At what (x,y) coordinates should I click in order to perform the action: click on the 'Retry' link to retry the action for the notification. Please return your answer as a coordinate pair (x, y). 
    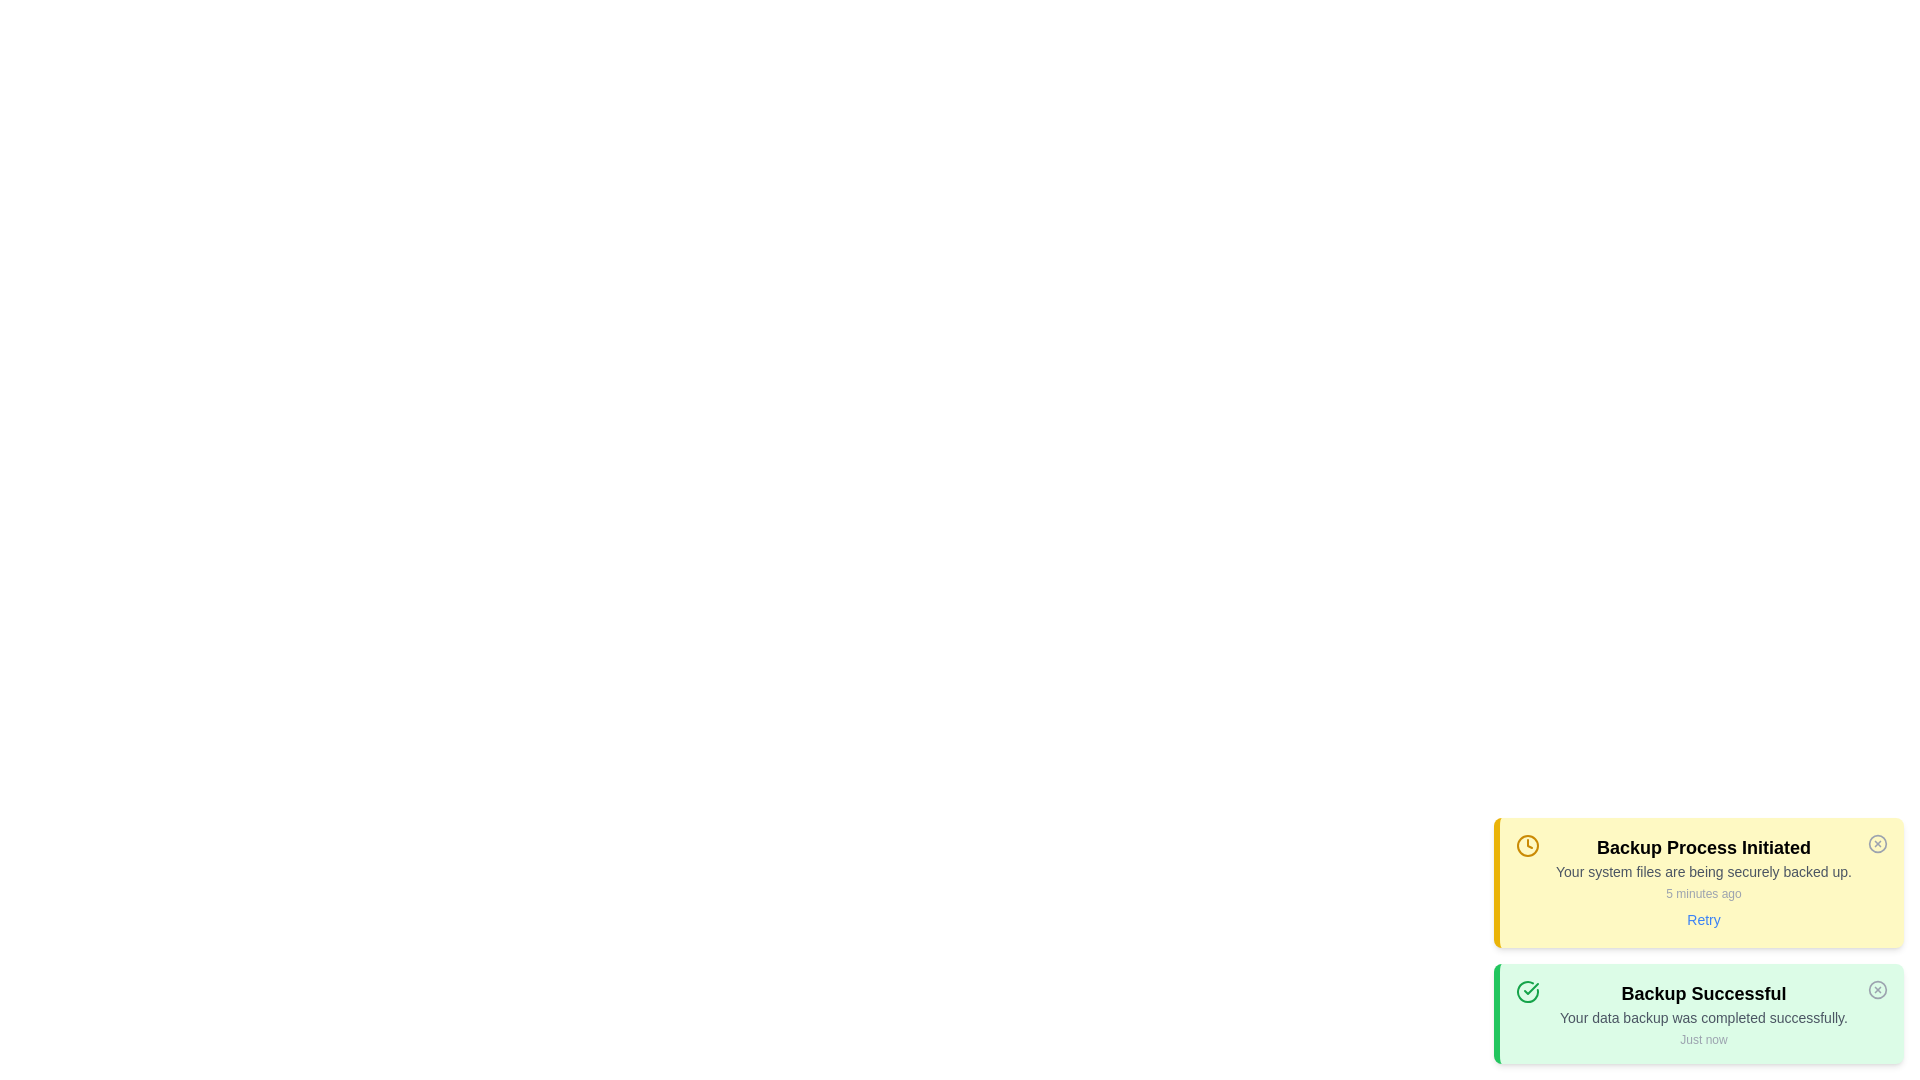
    Looking at the image, I should click on (1703, 920).